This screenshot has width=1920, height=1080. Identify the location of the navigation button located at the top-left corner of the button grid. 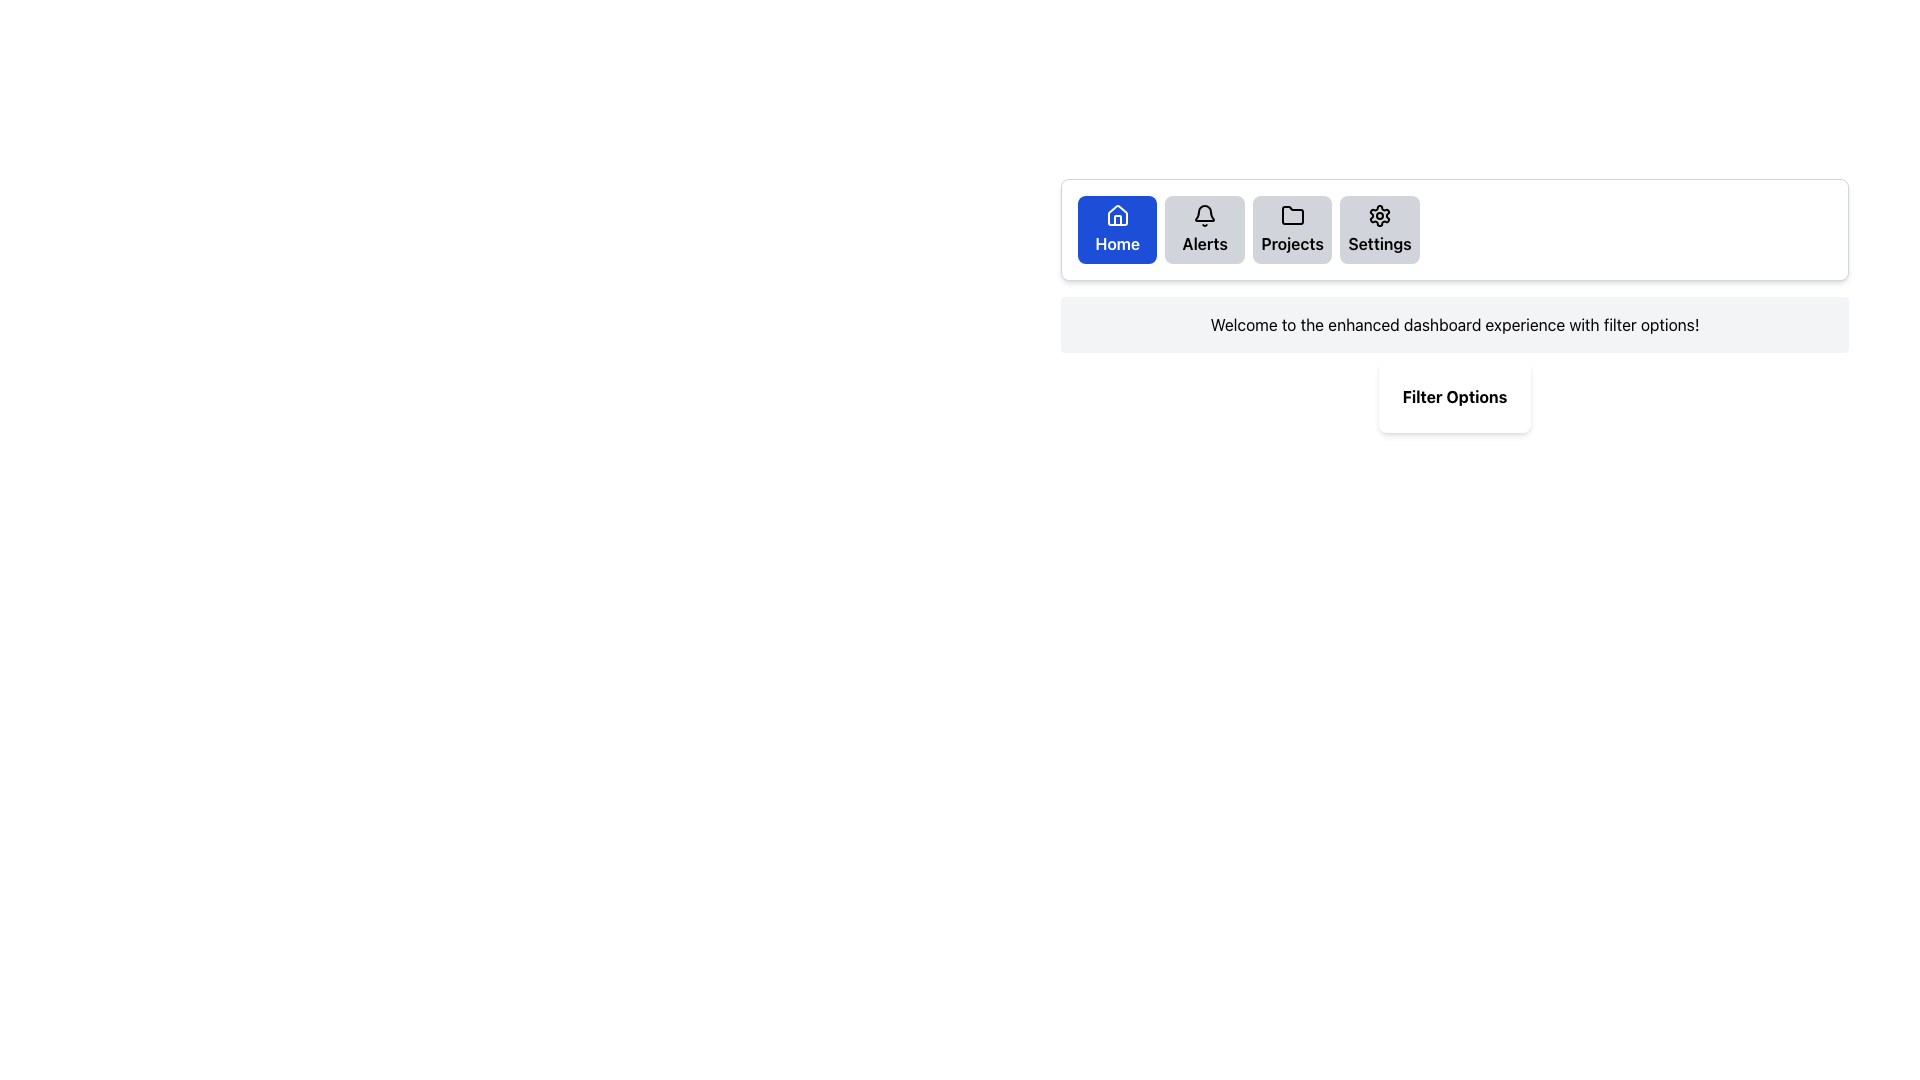
(1116, 229).